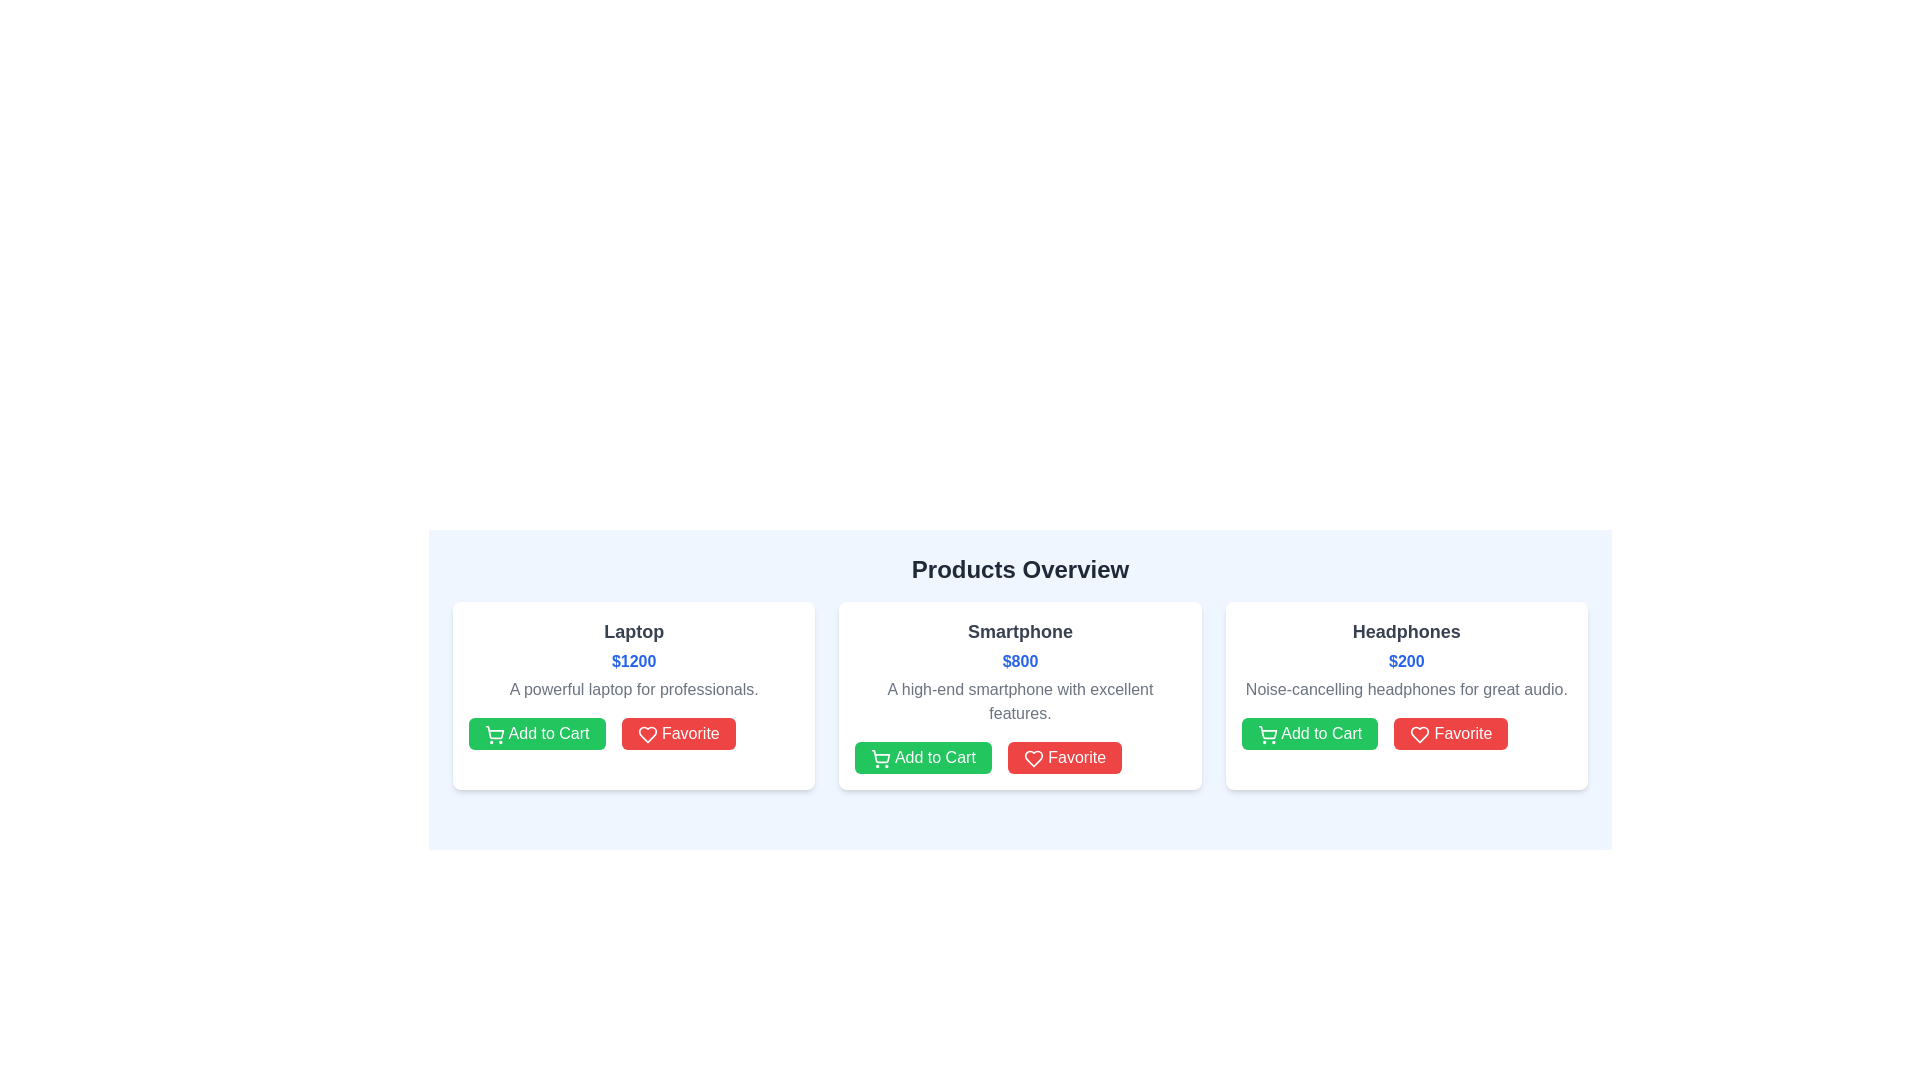 The height and width of the screenshot is (1080, 1920). I want to click on the red 'Favorite' button located to the right of the 'Add to Cart' button in the Laptop product card, so click(678, 733).